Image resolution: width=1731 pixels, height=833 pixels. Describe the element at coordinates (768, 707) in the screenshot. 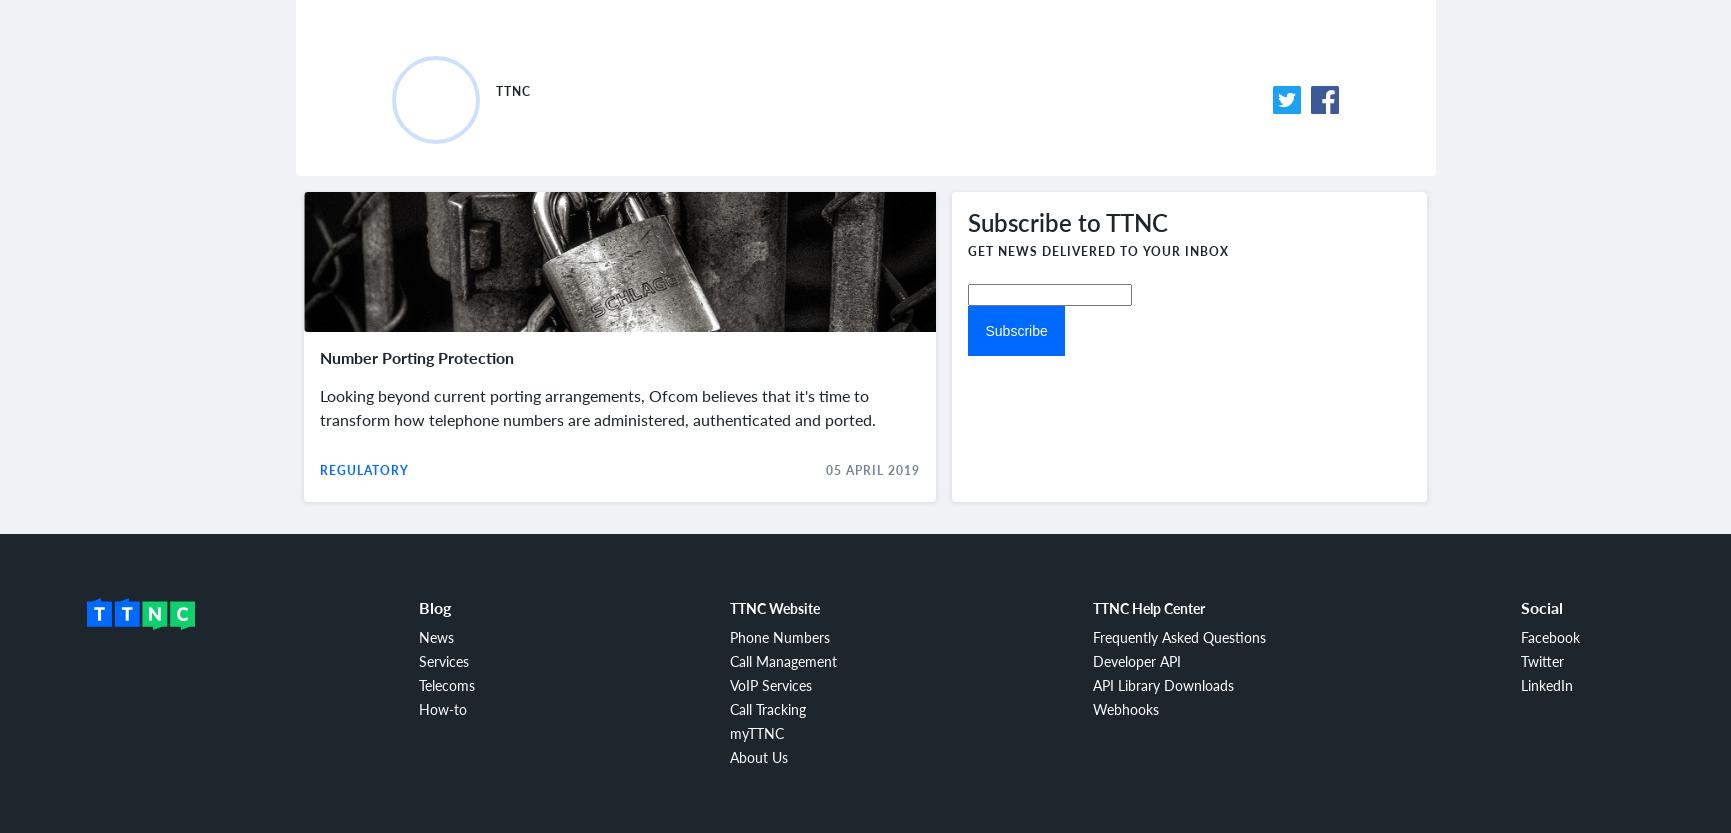

I see `'Call Tracking'` at that location.